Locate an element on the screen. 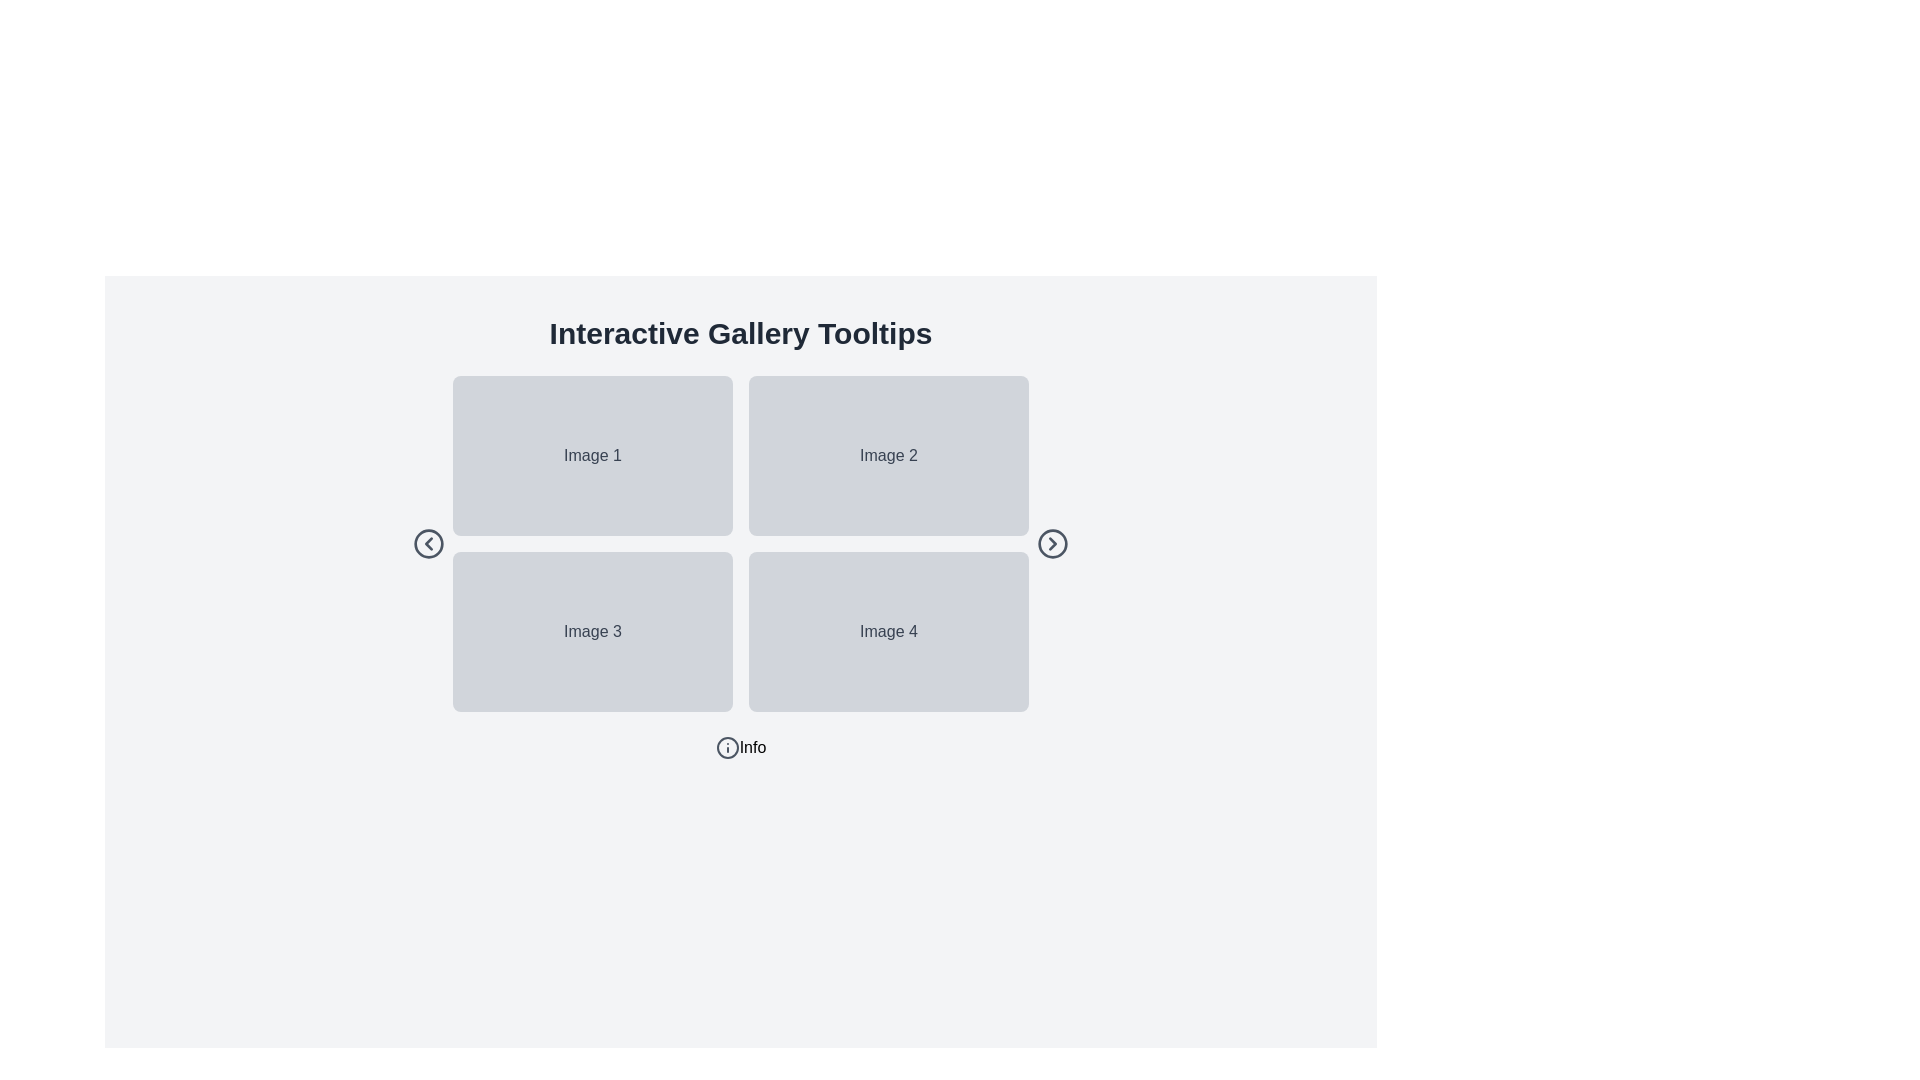  the text label that displays 'Image 4' is located at coordinates (887, 632).